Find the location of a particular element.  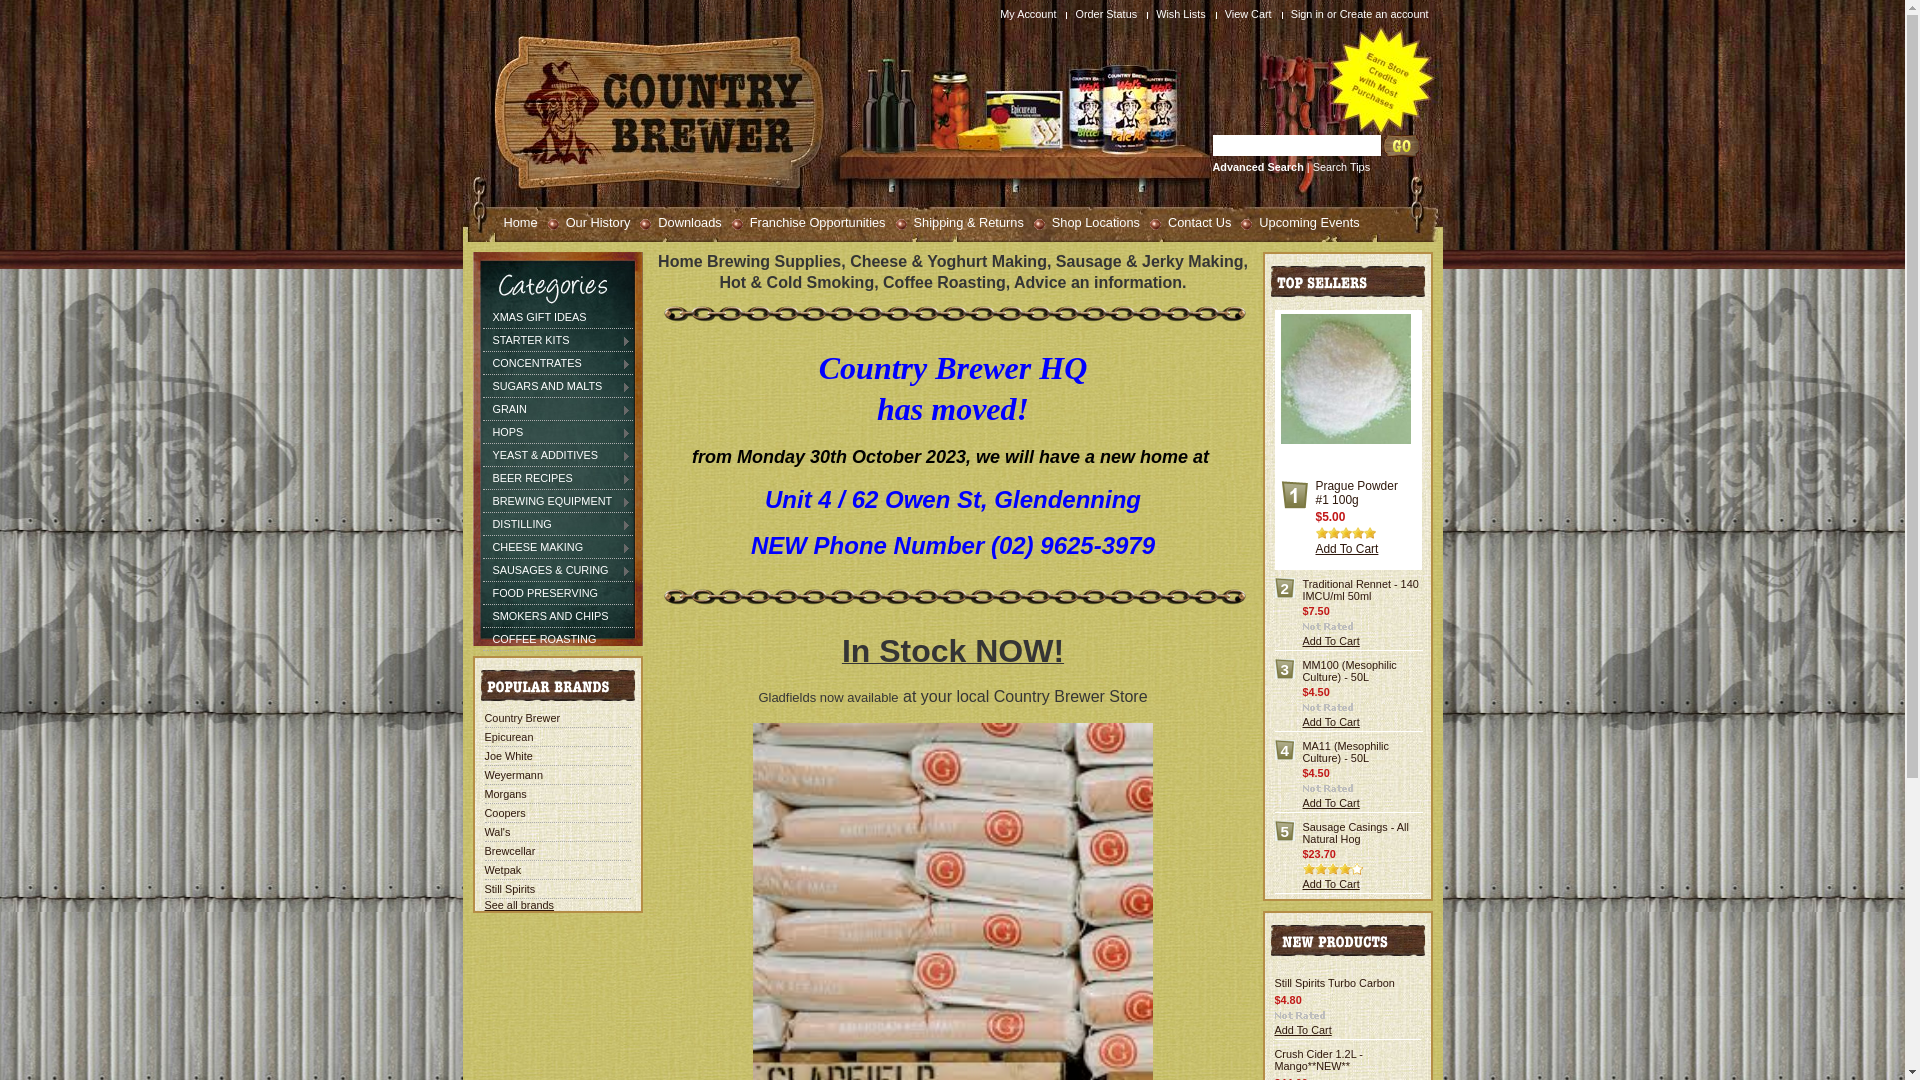

'Sign in' is located at coordinates (1307, 14).